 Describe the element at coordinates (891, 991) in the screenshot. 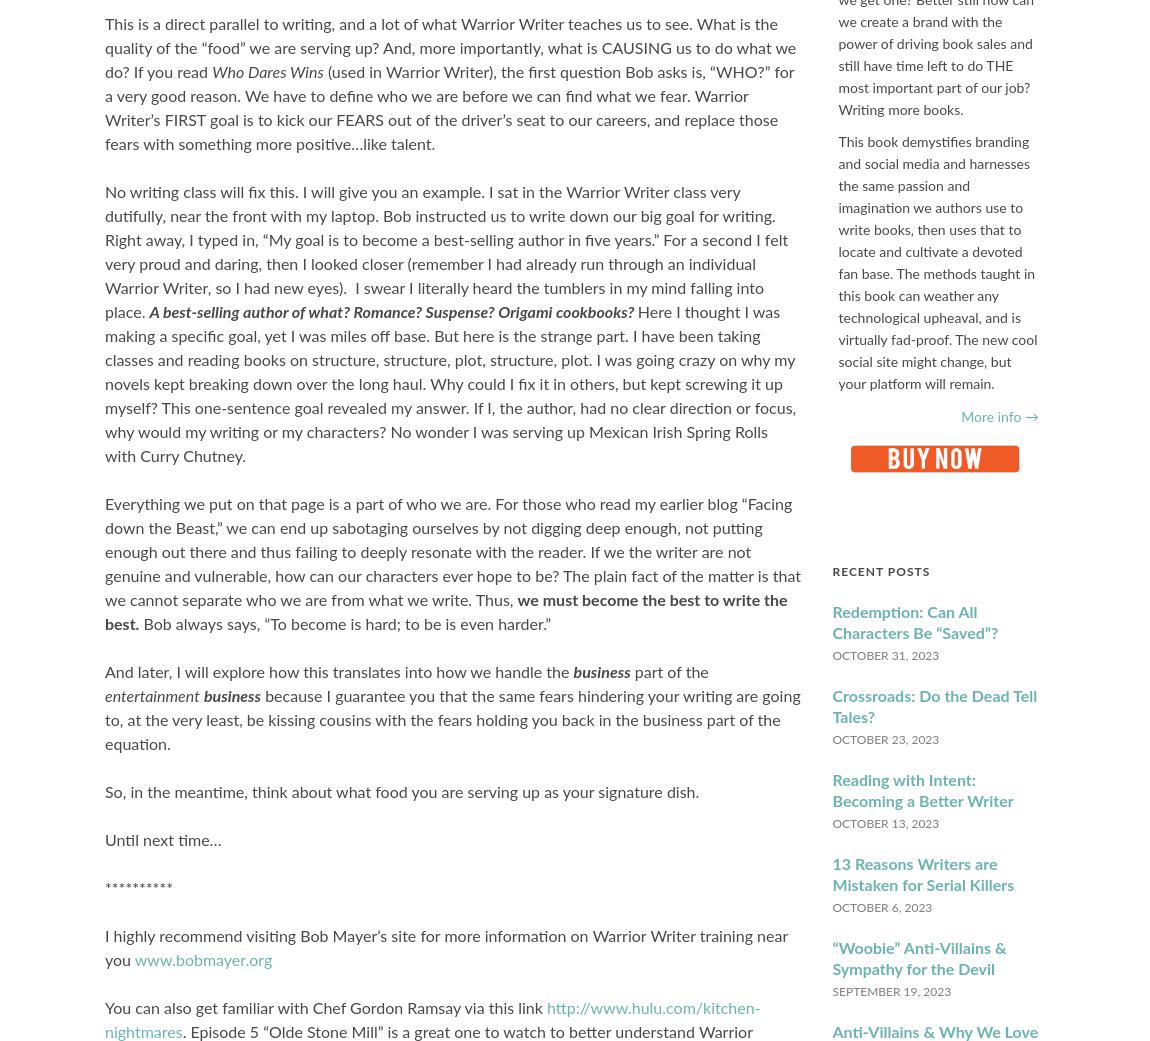

I see `'September 19, 2023'` at that location.